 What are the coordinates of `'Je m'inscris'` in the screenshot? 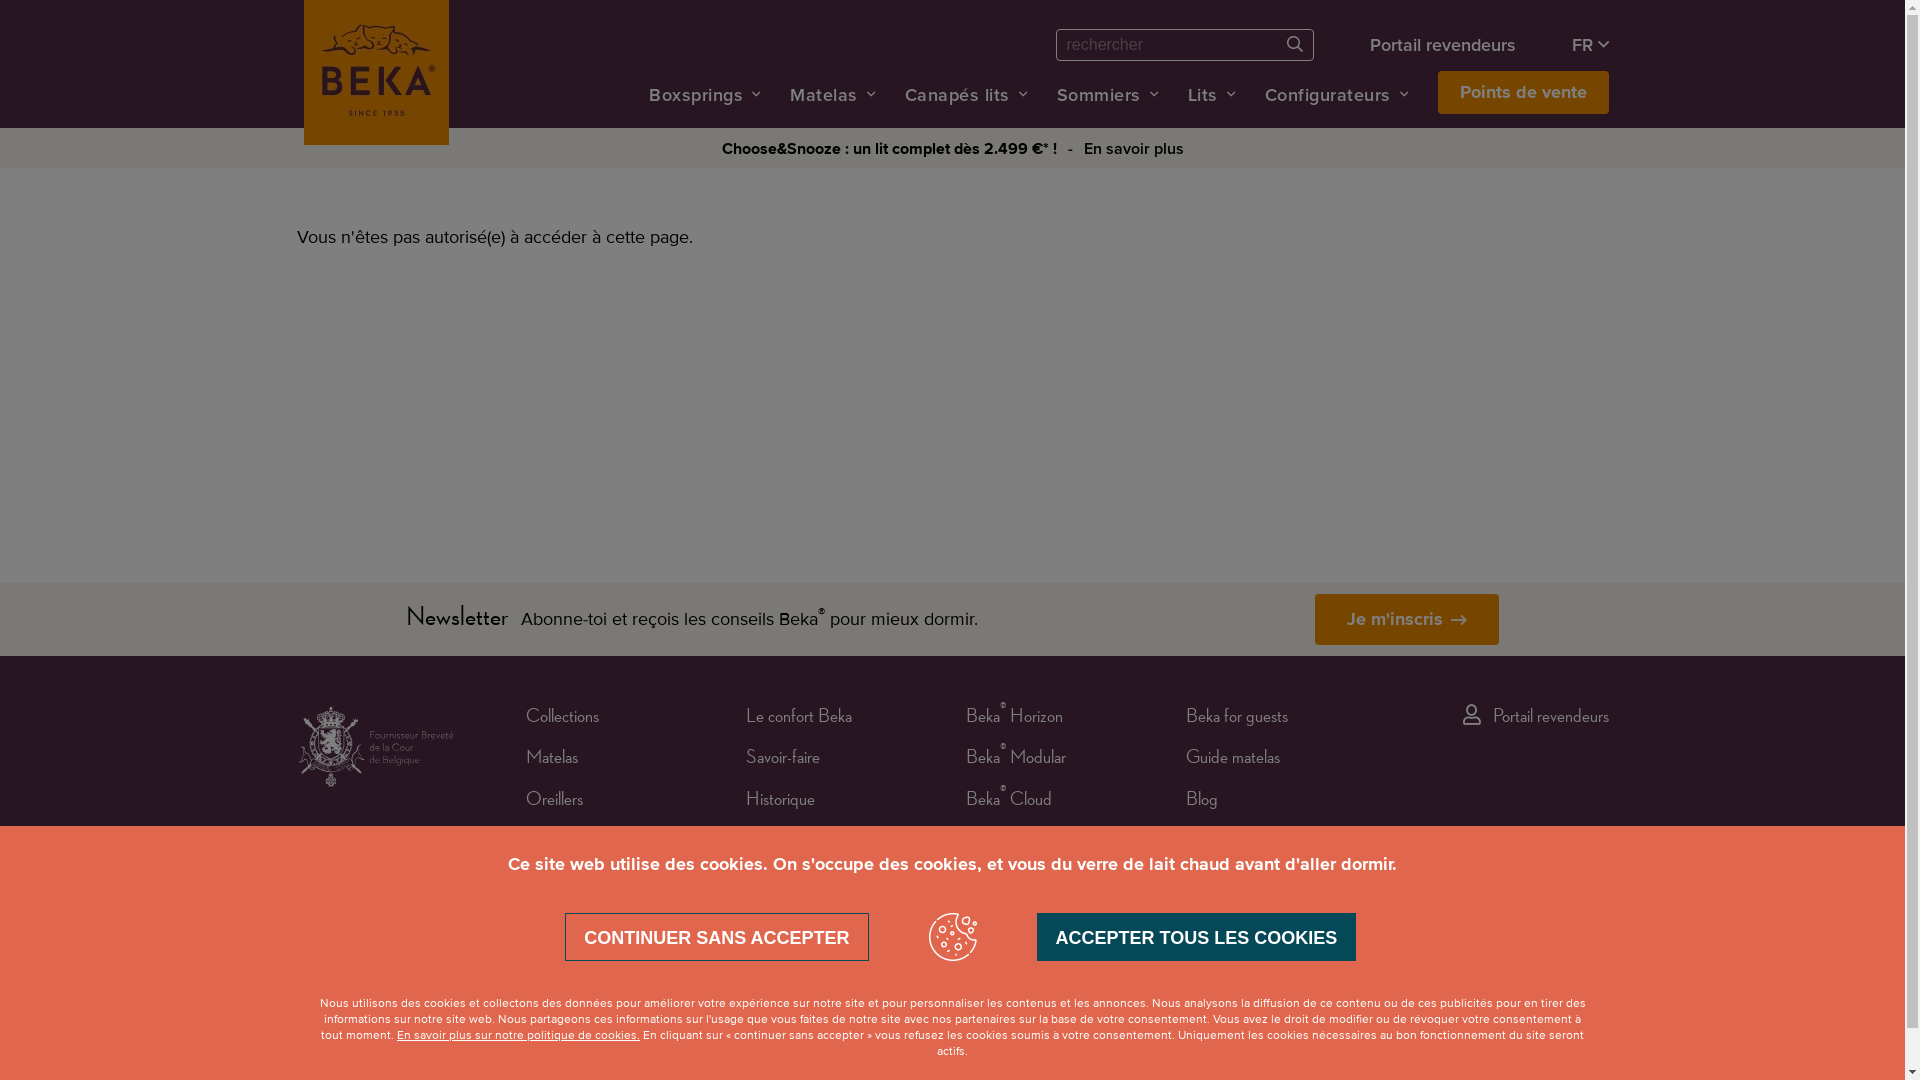 It's located at (1405, 618).